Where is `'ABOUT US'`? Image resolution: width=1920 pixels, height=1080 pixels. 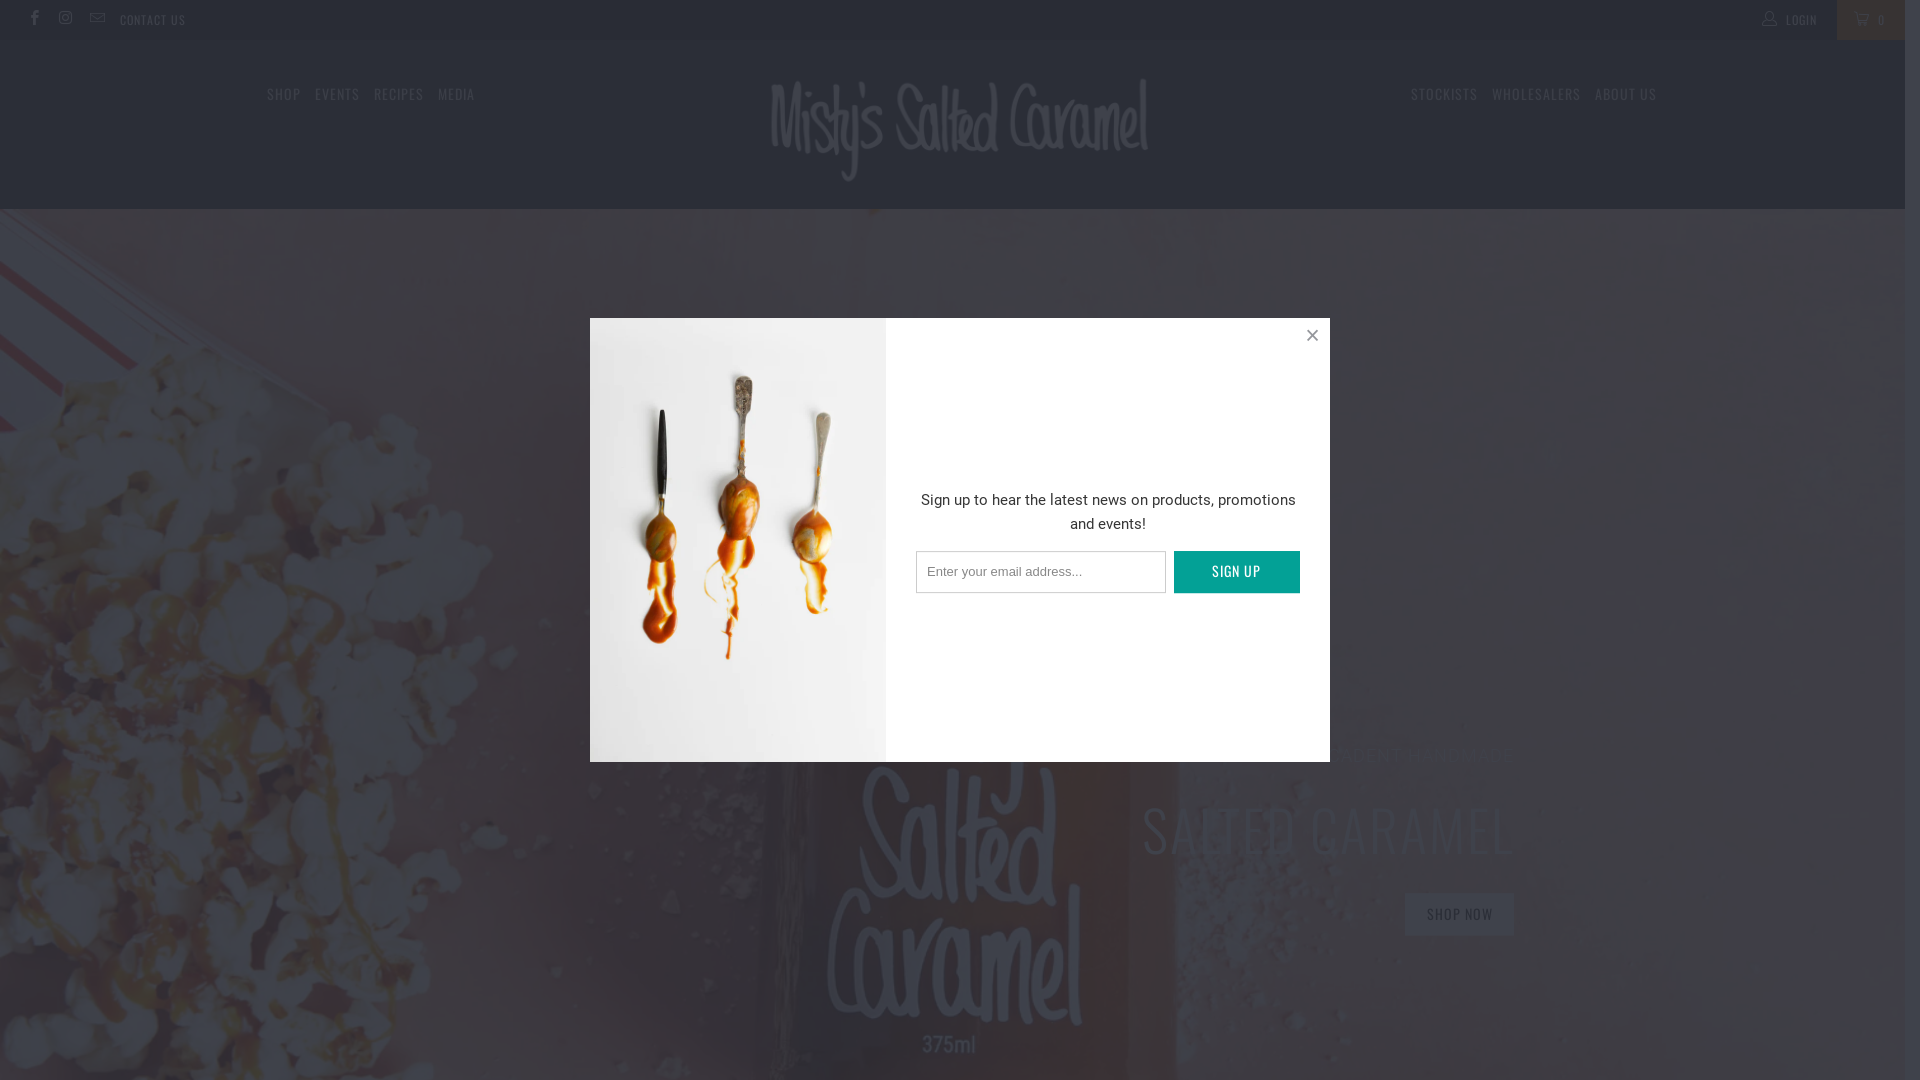
'ABOUT US' is located at coordinates (1625, 94).